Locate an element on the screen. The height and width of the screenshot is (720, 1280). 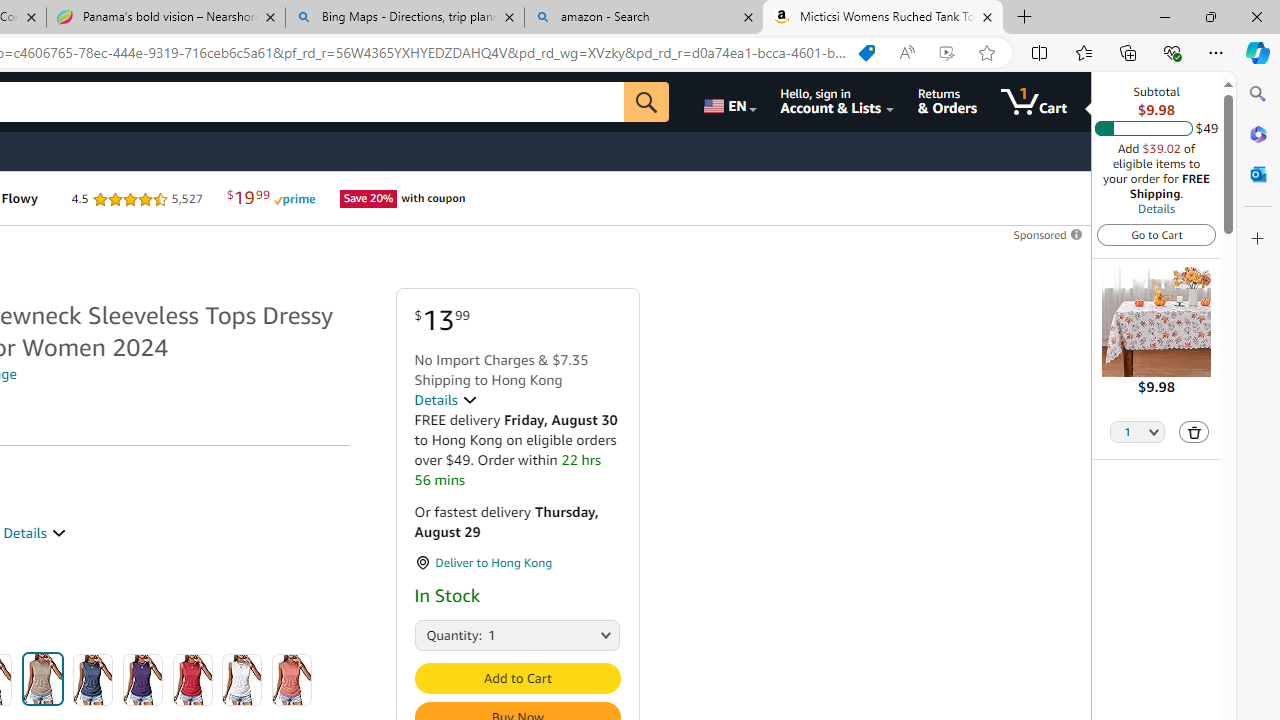
'Returns & Orders' is located at coordinates (946, 101).